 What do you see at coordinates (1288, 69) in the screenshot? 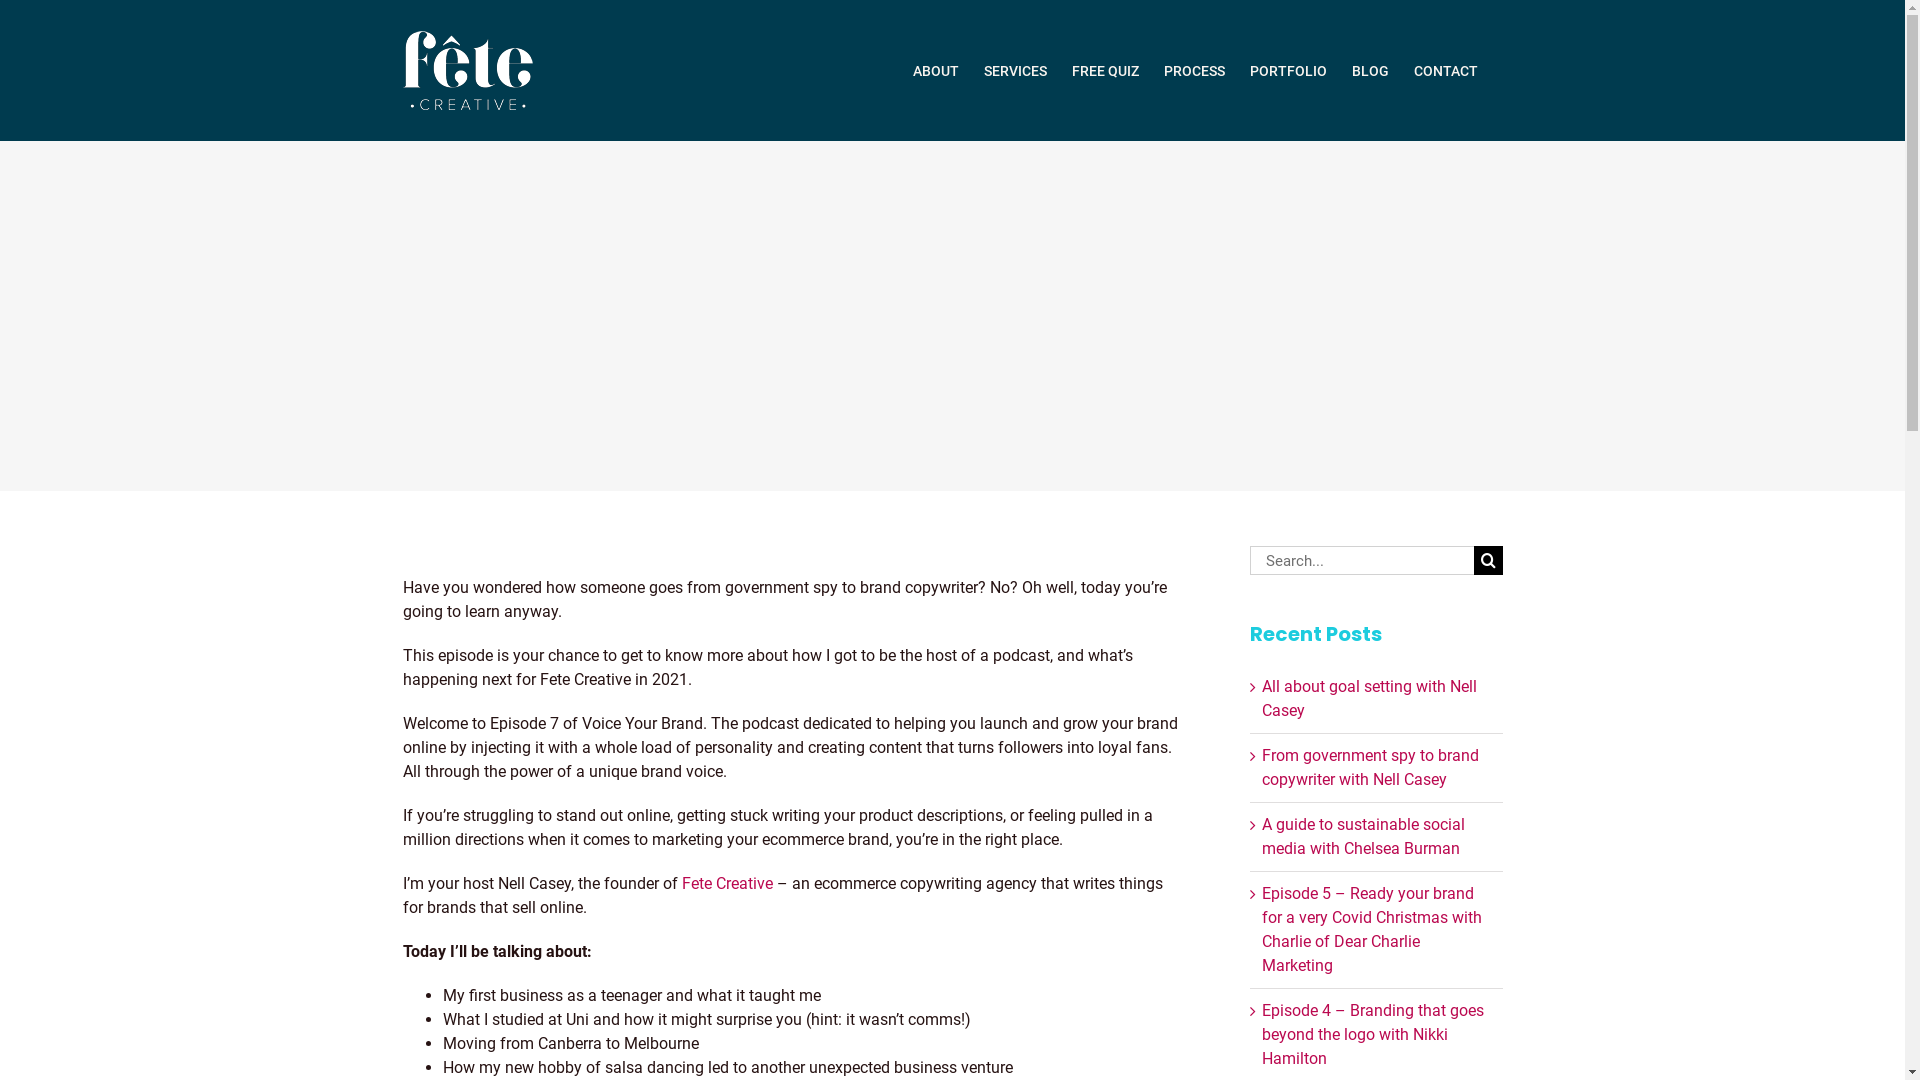
I see `'PORTFOLIO'` at bounding box center [1288, 69].